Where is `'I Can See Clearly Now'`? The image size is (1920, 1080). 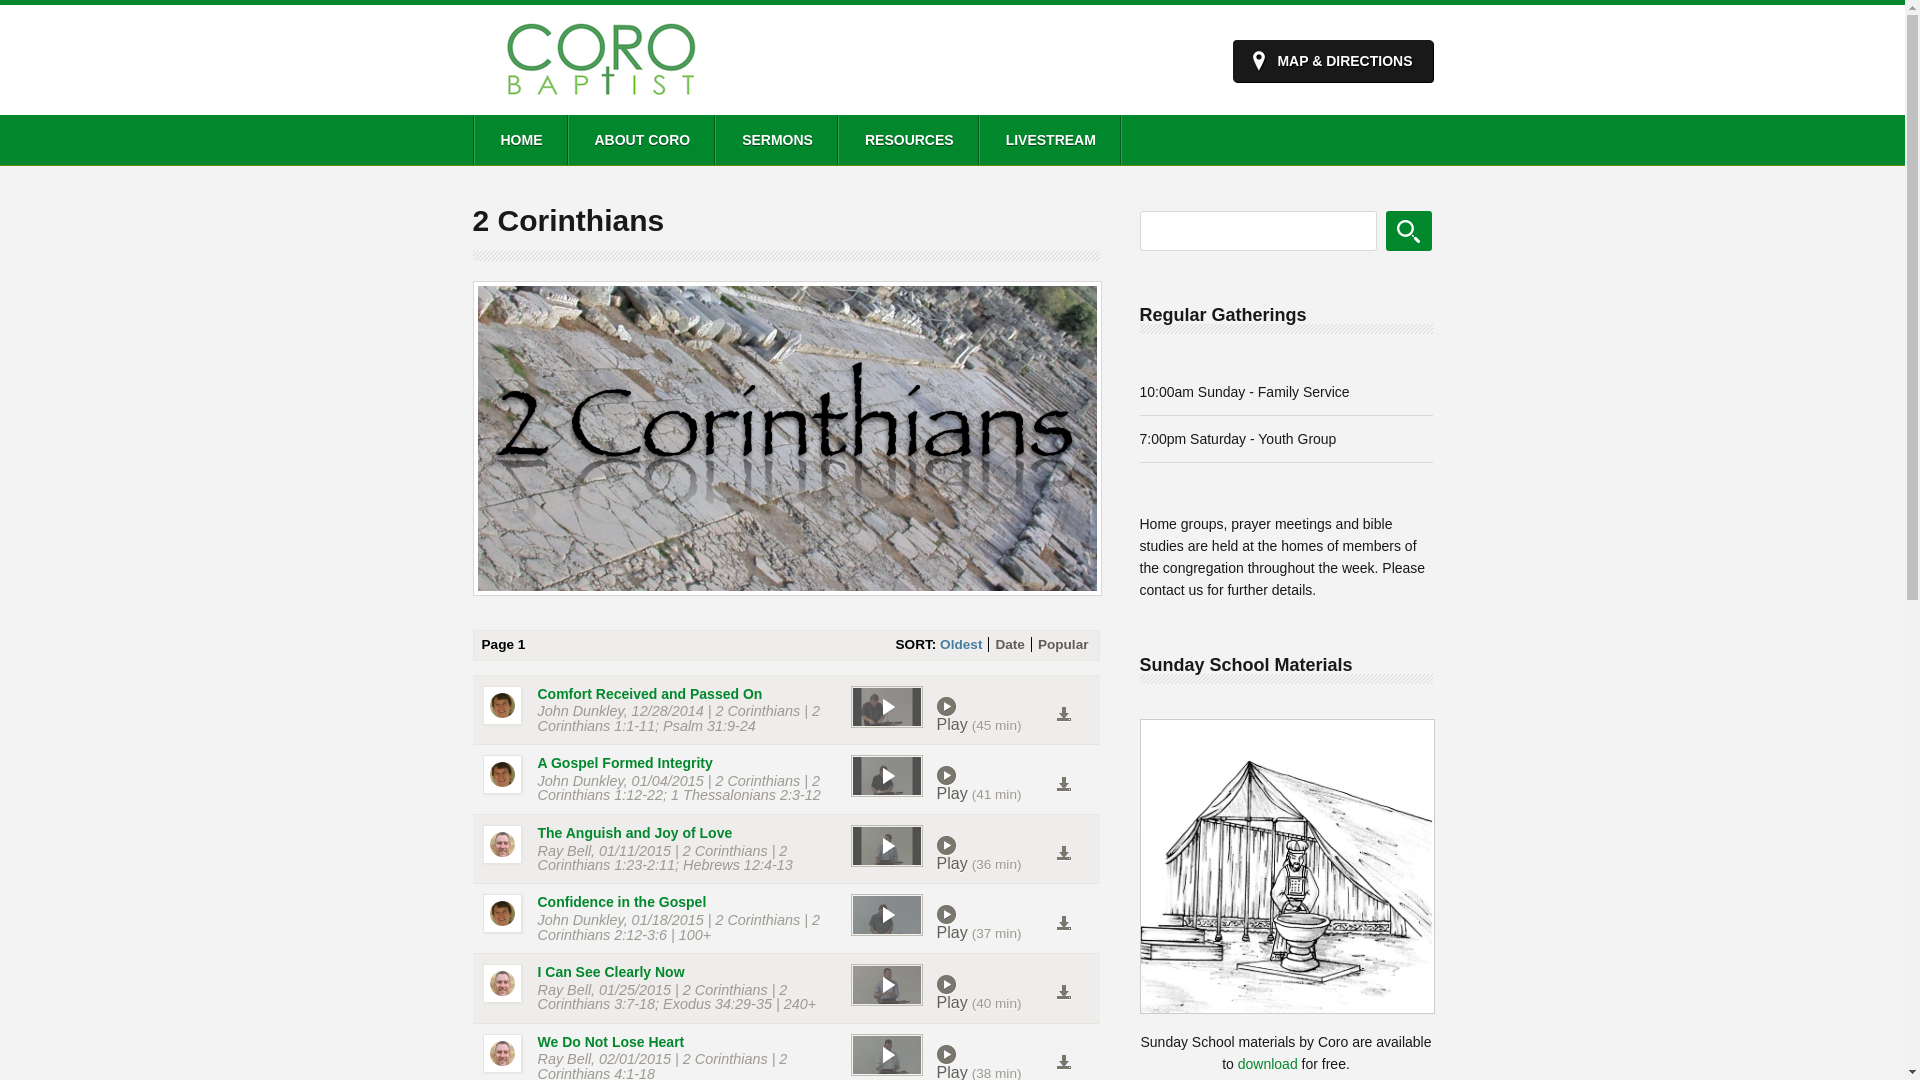 'I Can See Clearly Now' is located at coordinates (537, 971).